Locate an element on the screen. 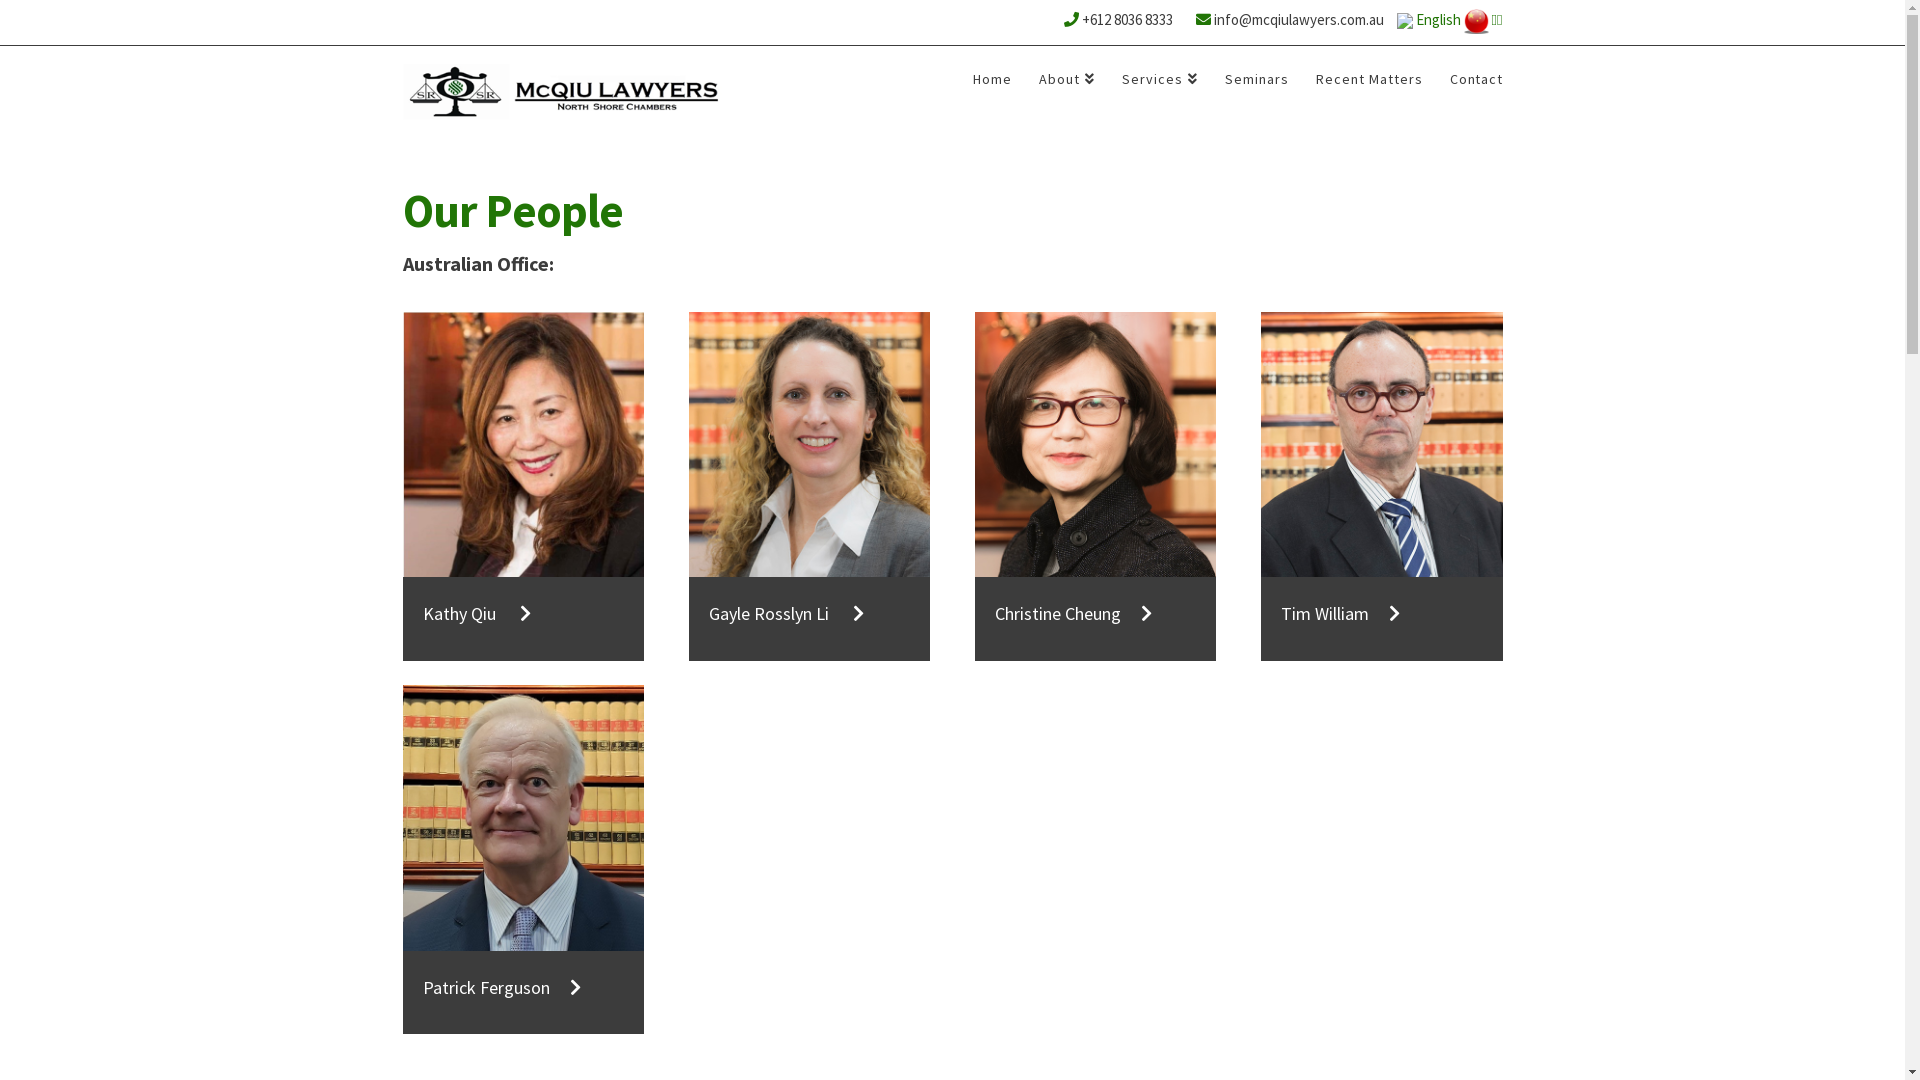 Image resolution: width=1920 pixels, height=1080 pixels. 'Home' is located at coordinates (992, 84).